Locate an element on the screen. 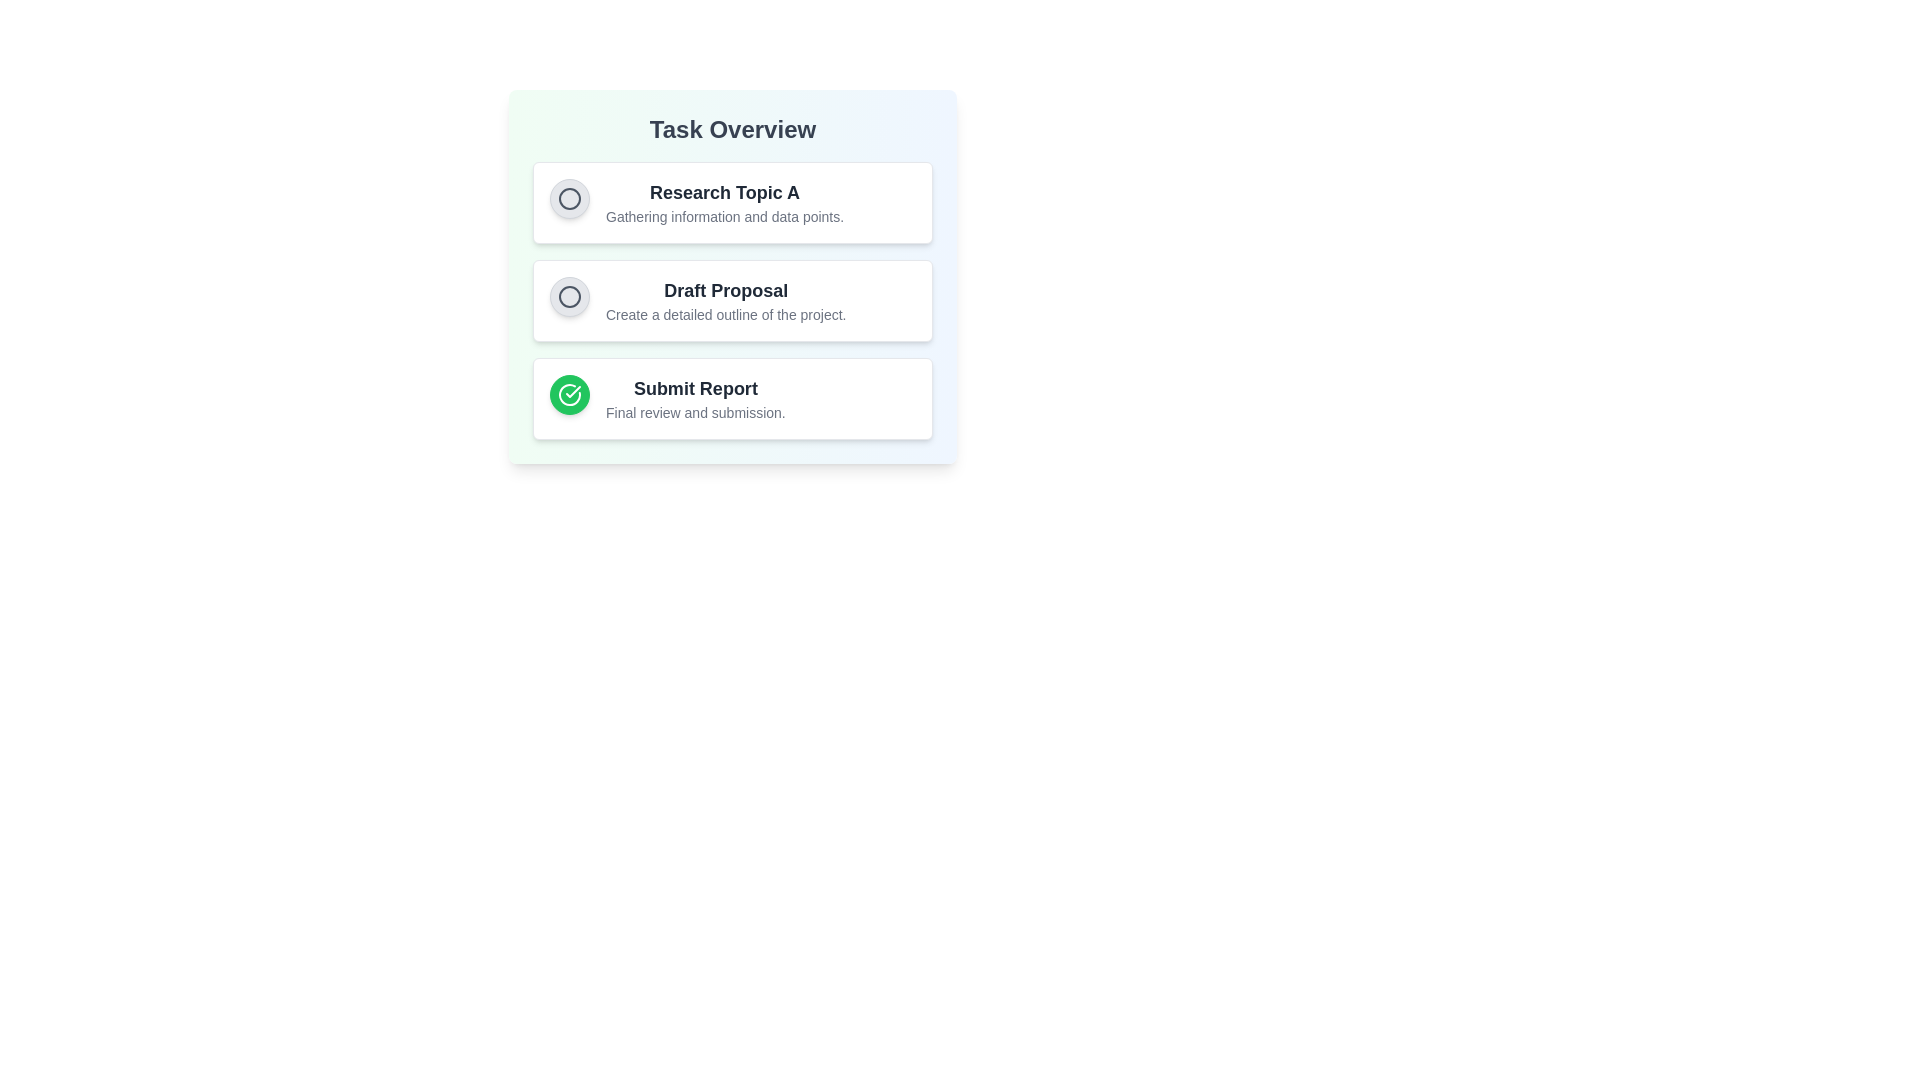  the description text of the 'Submit Report' informational card, which is the third card in a vertical list of steps, located below 'Draft Proposal' is located at coordinates (732, 398).